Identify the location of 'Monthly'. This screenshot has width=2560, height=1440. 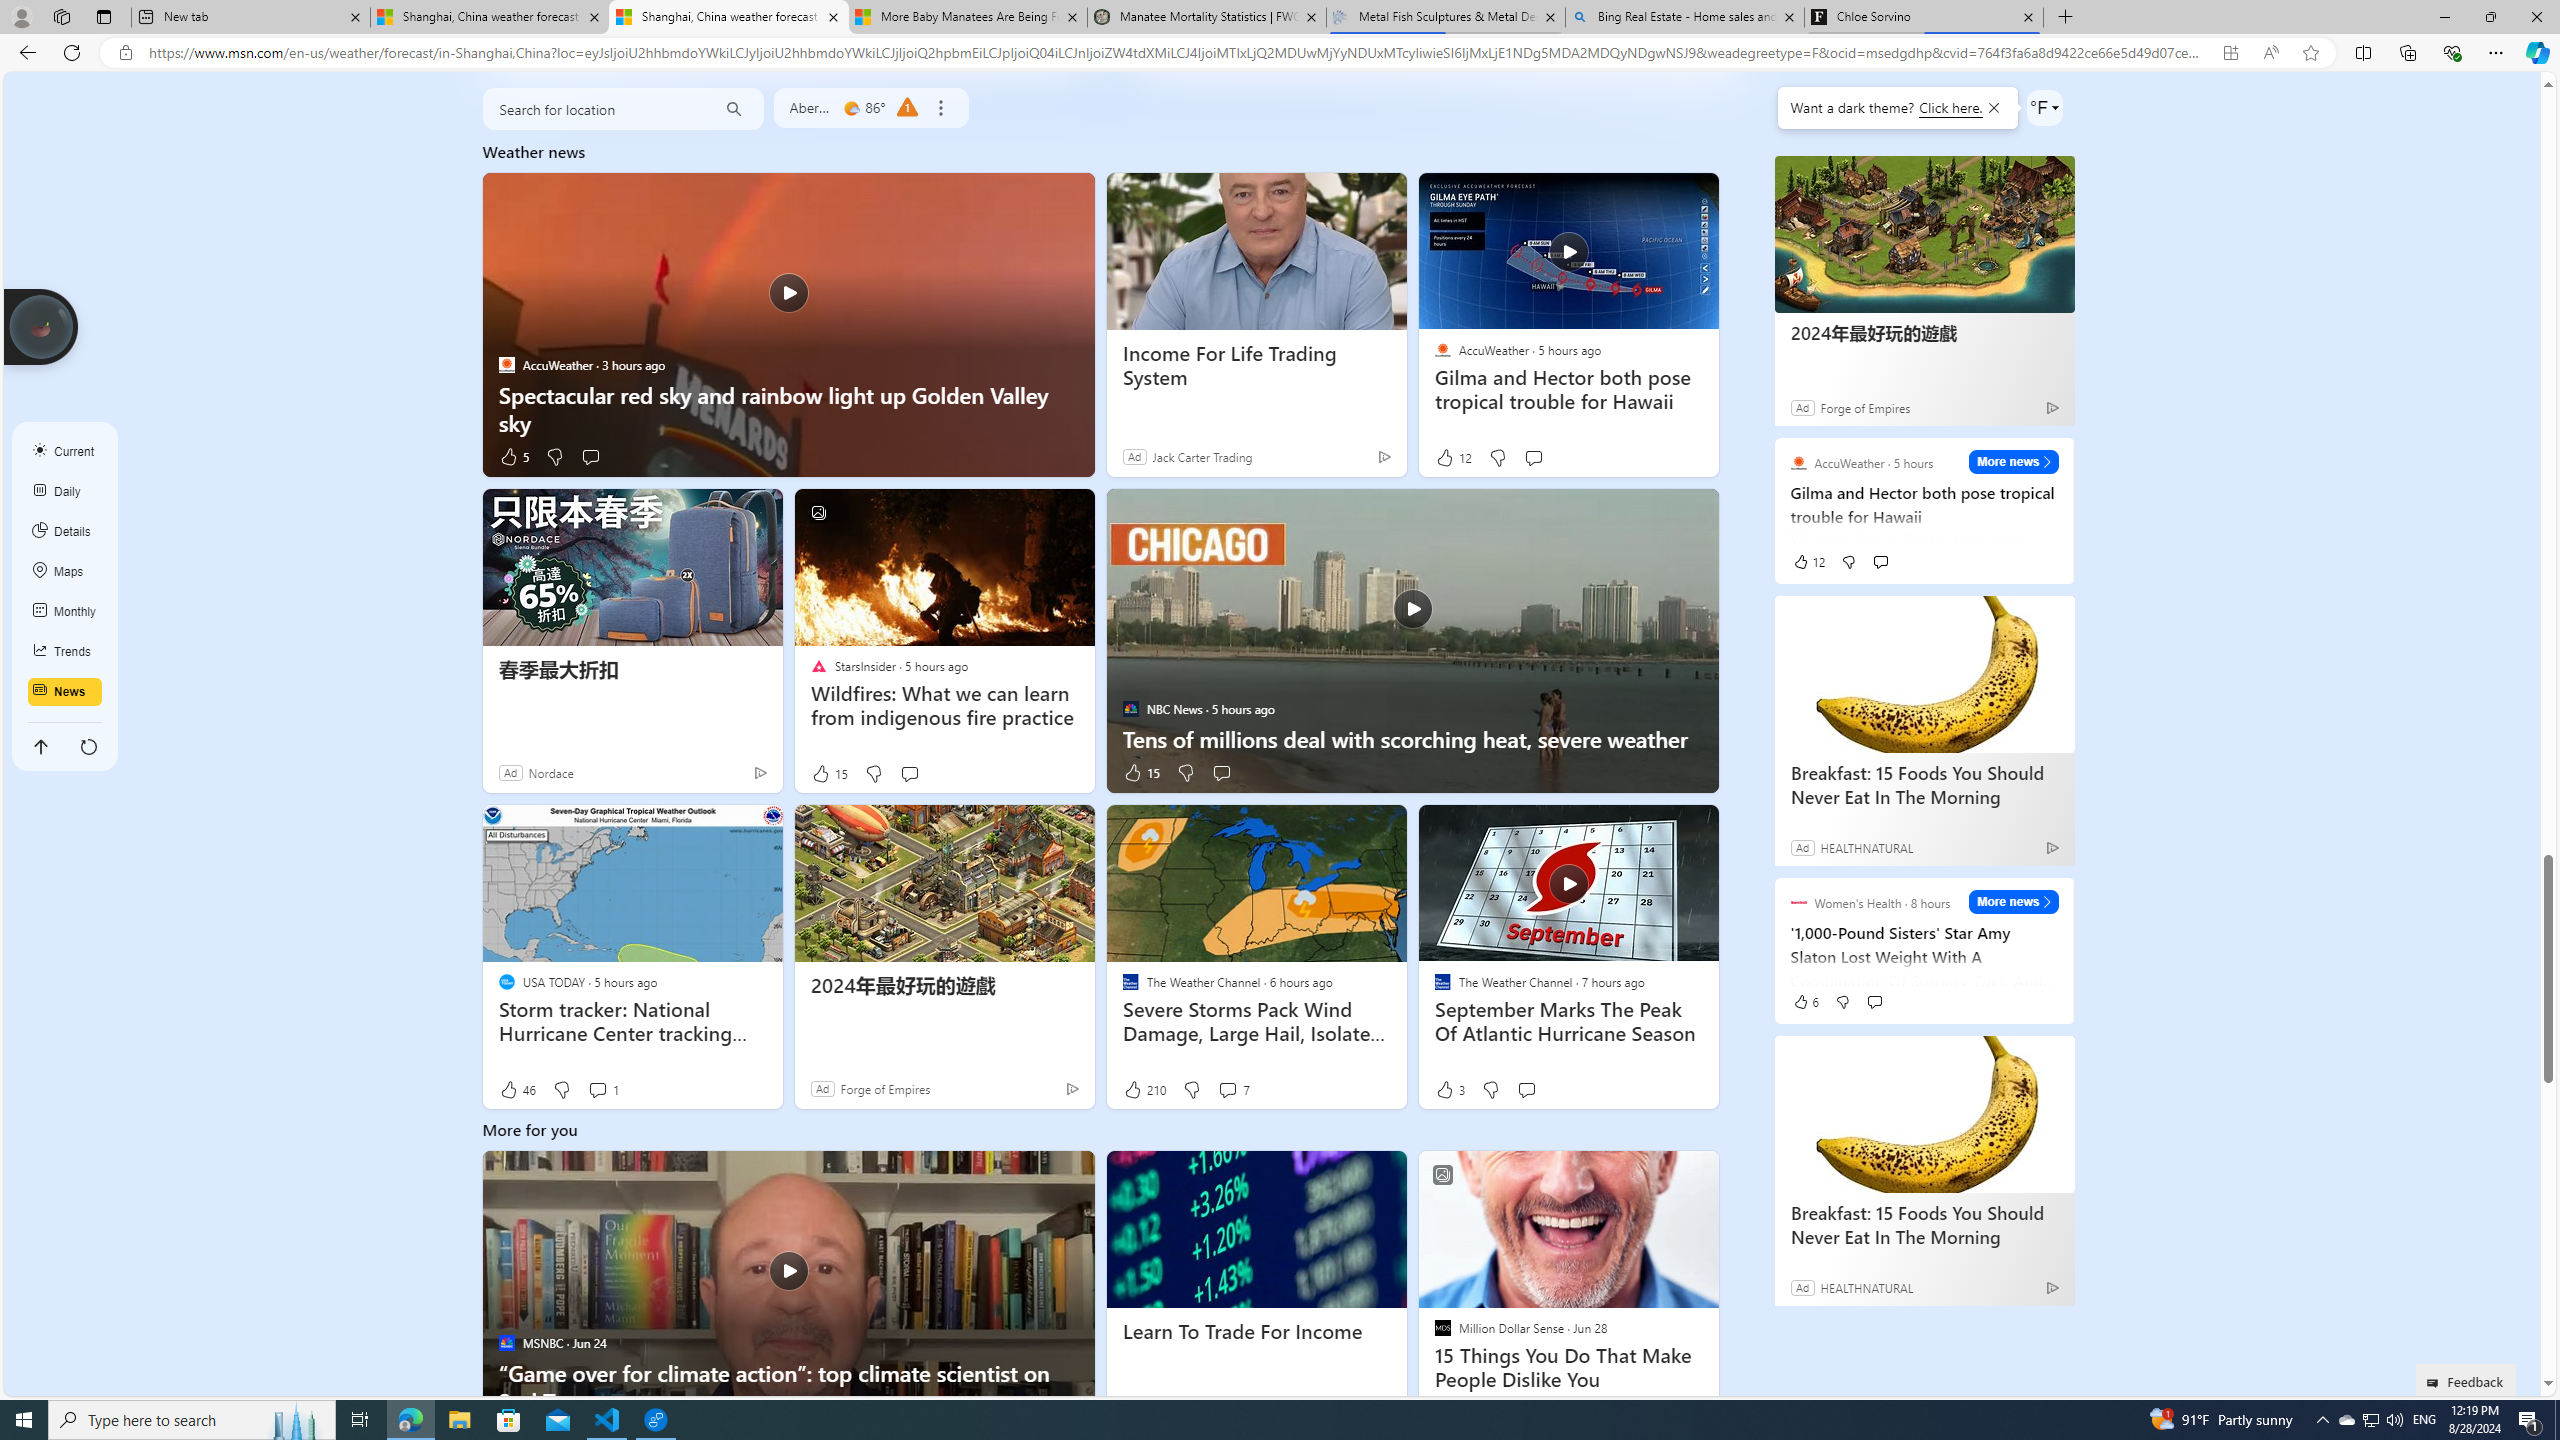
(65, 612).